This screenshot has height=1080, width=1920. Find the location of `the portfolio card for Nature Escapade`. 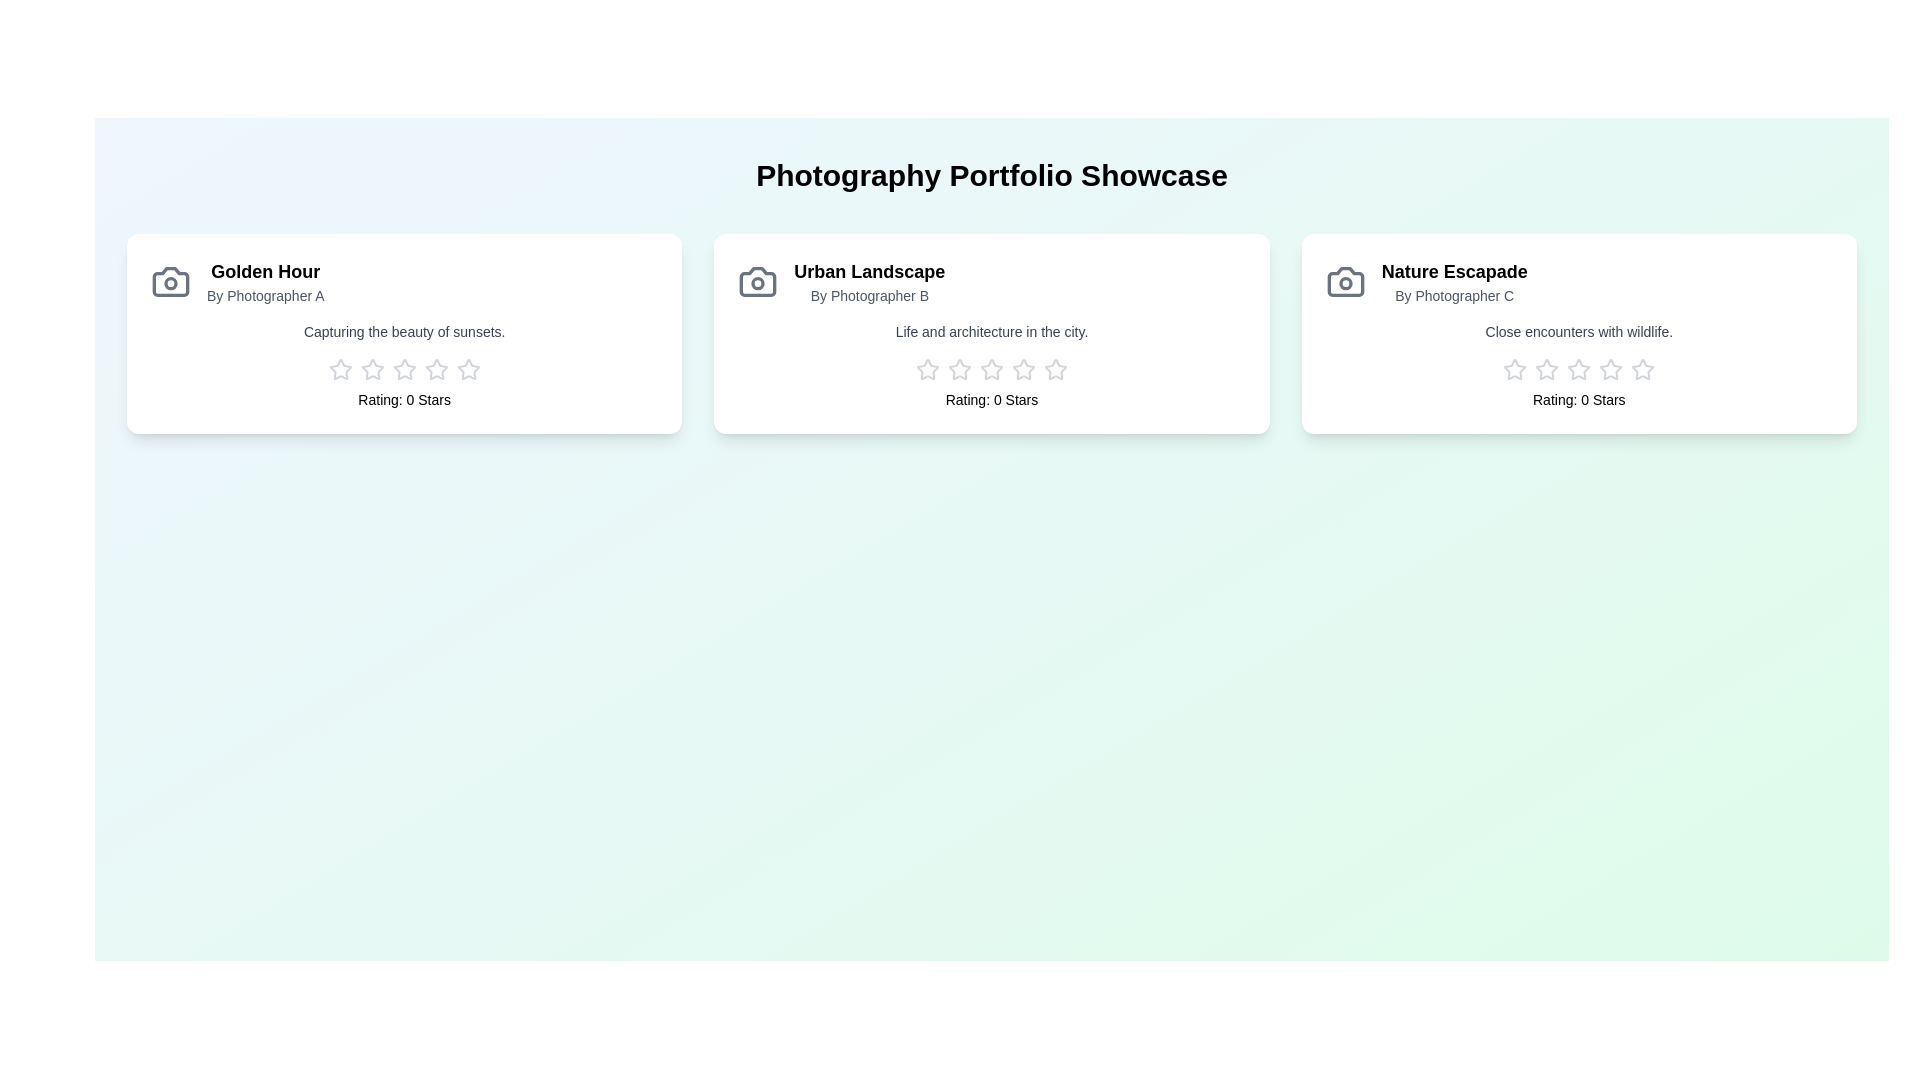

the portfolio card for Nature Escapade is located at coordinates (1578, 333).